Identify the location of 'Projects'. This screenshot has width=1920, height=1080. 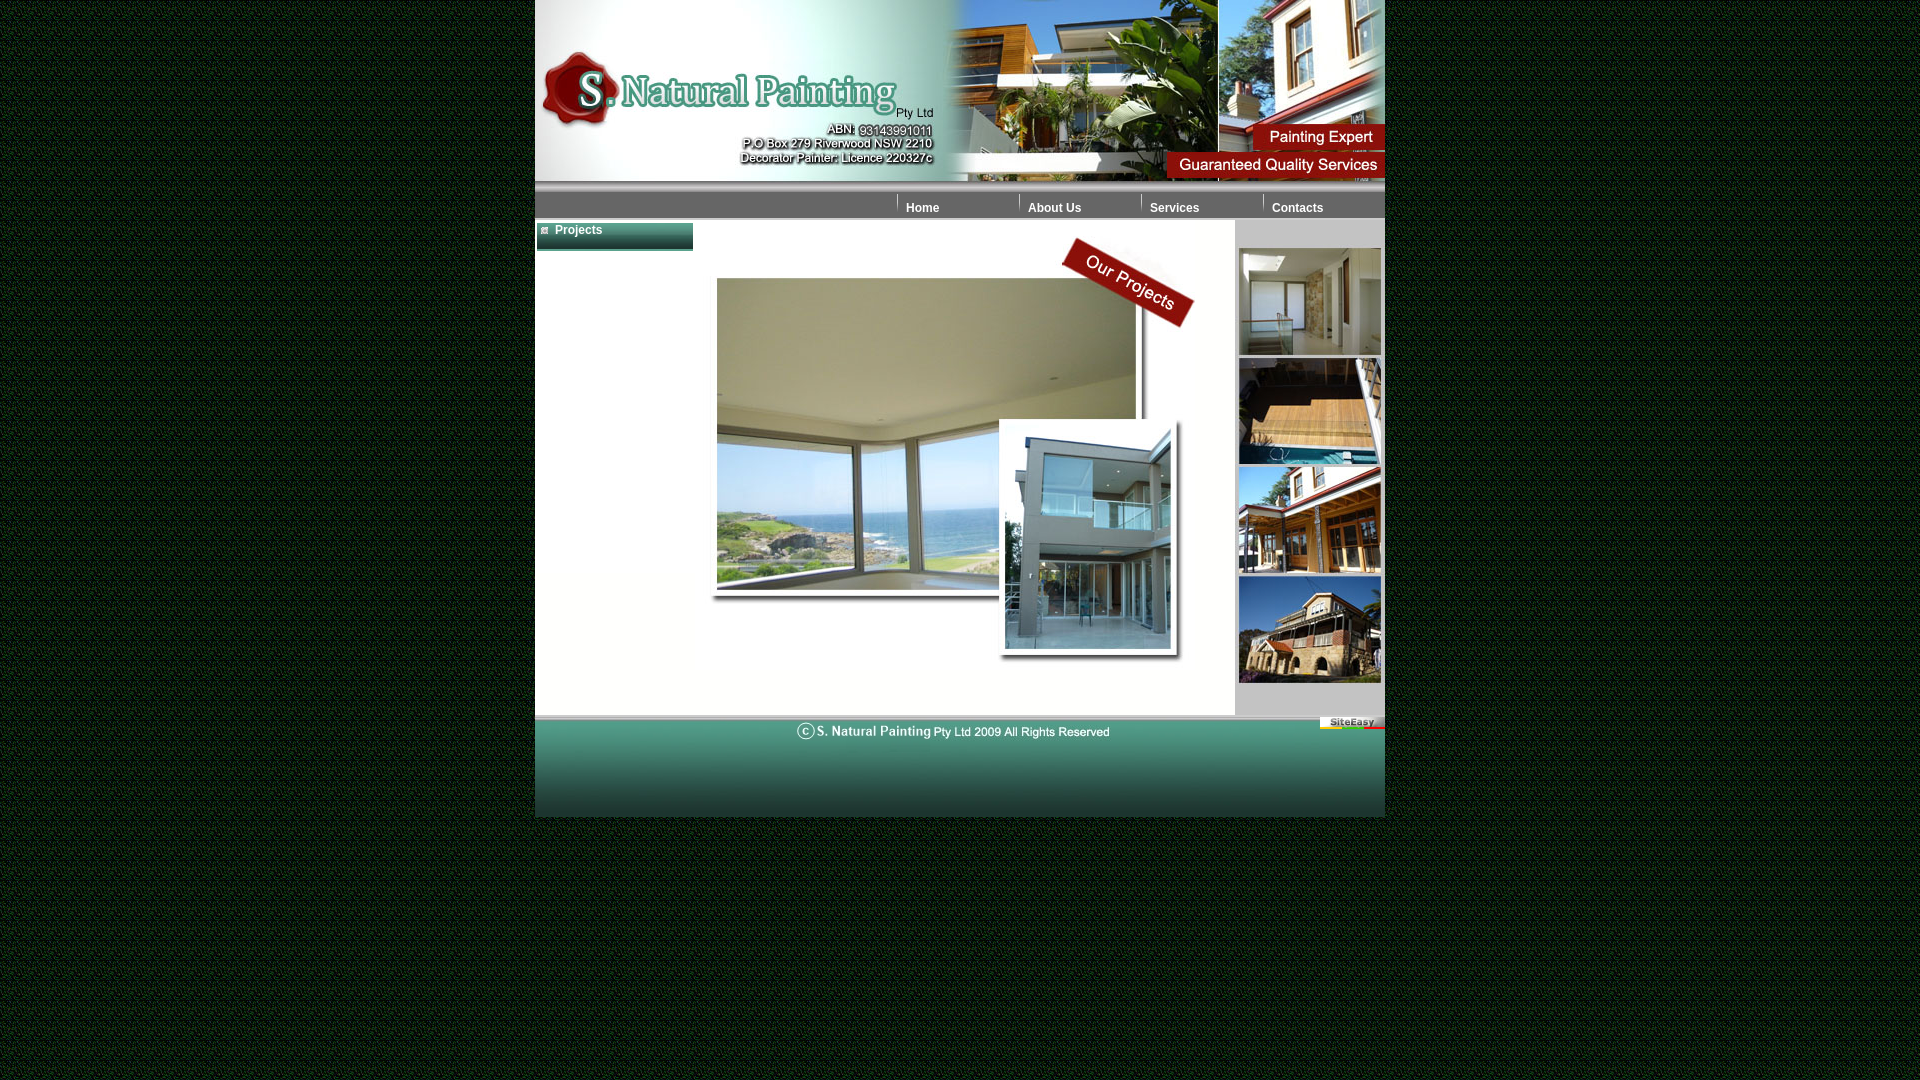
(613, 235).